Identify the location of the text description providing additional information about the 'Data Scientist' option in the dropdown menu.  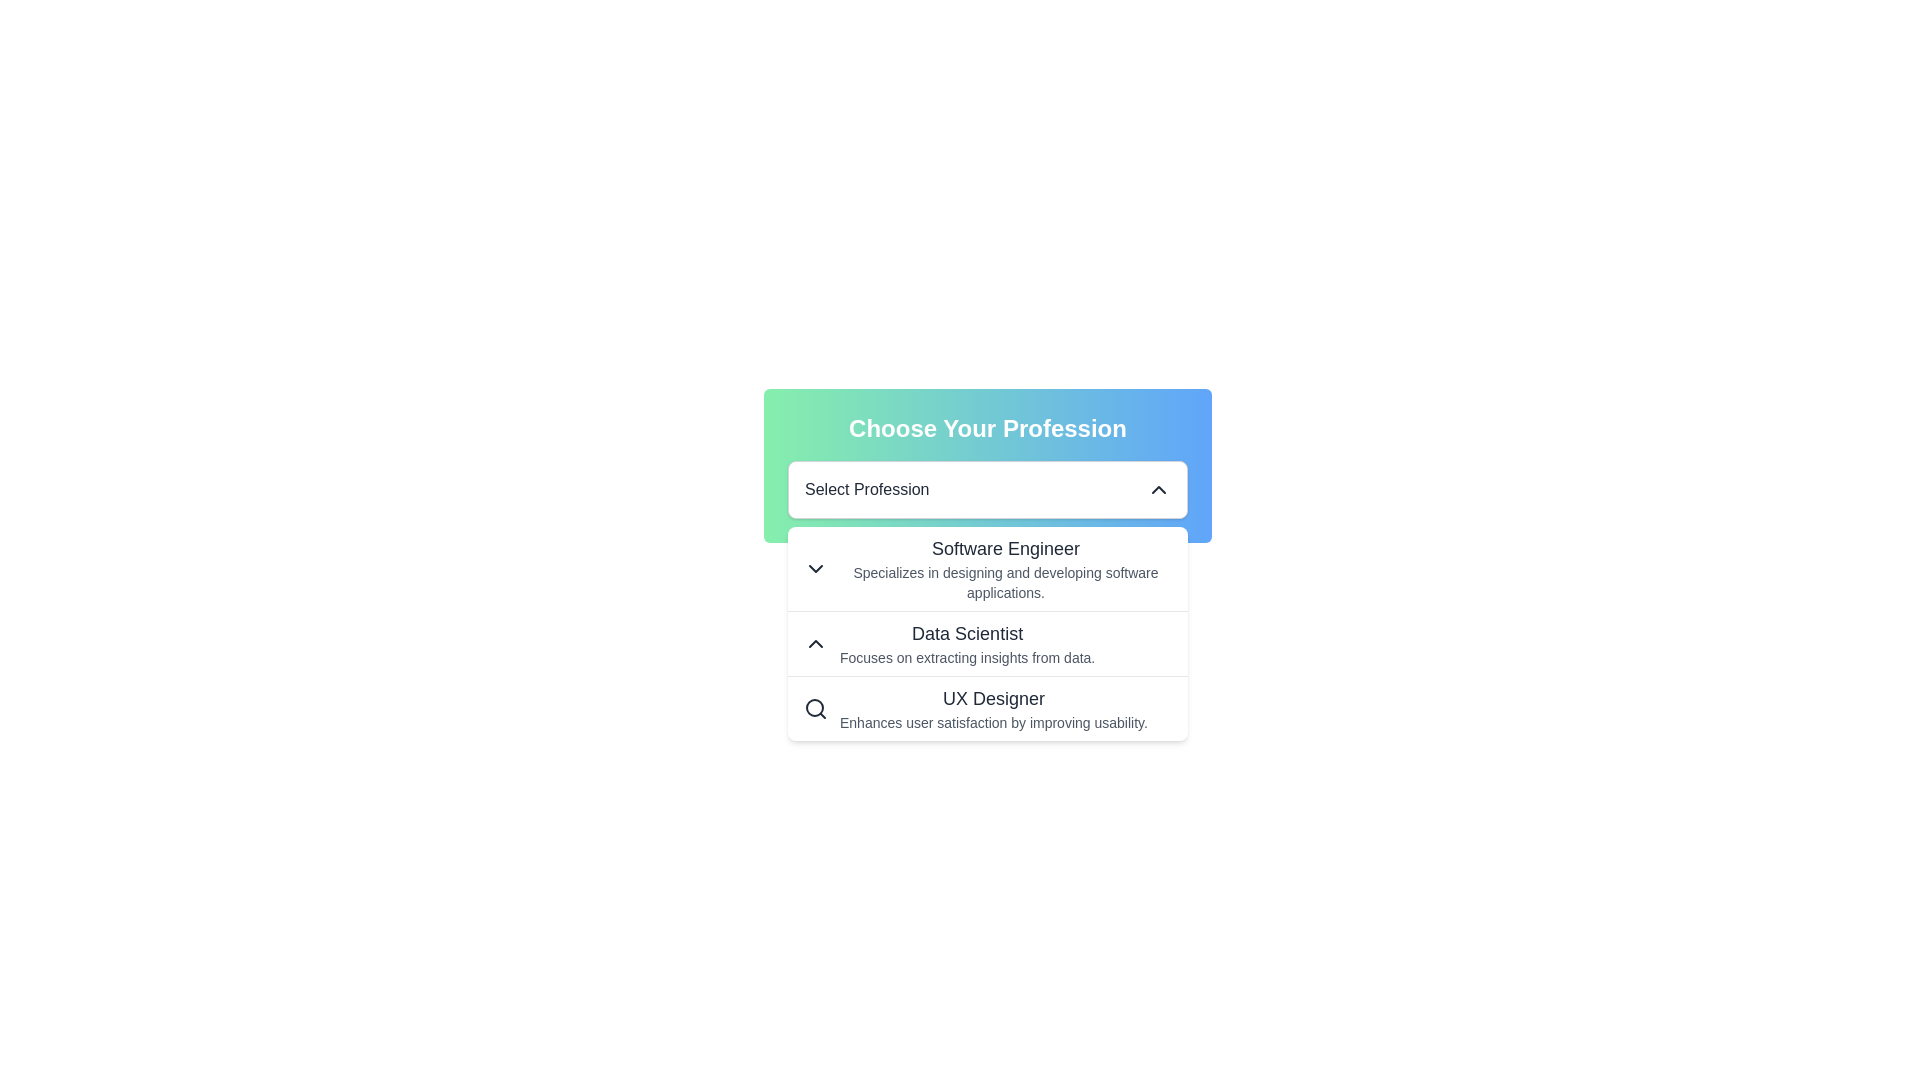
(967, 658).